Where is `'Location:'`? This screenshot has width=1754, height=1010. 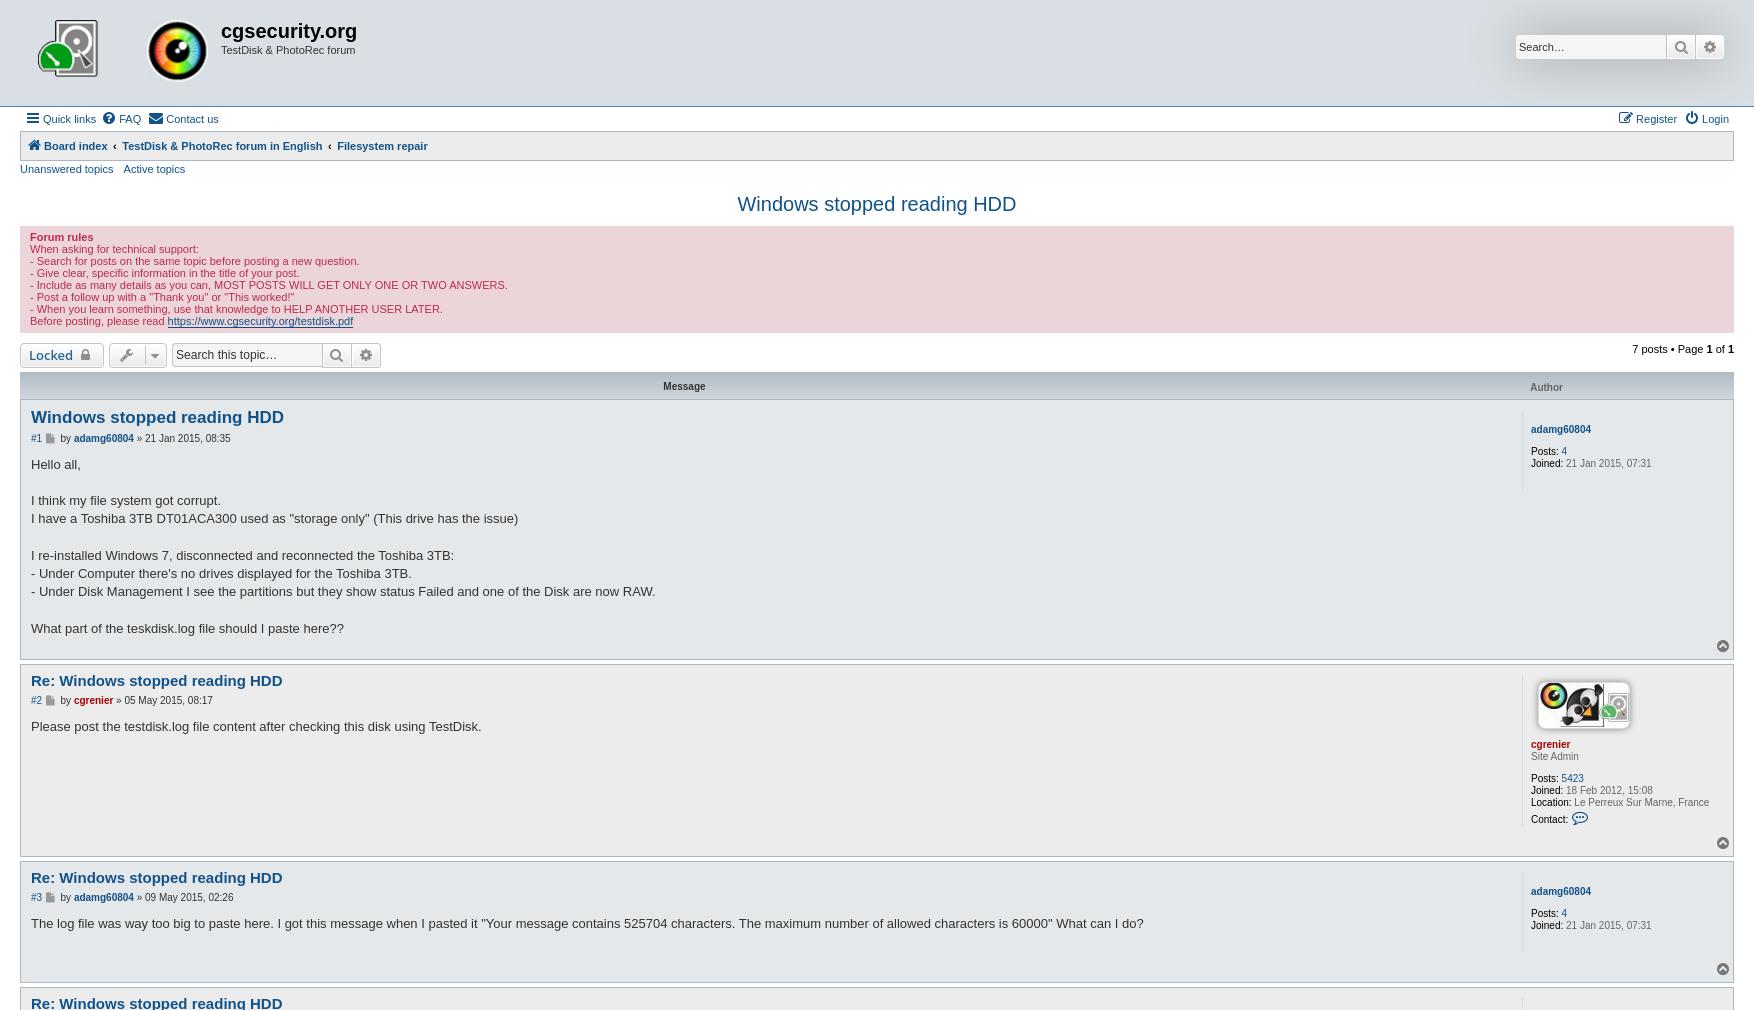
'Location:' is located at coordinates (1530, 801).